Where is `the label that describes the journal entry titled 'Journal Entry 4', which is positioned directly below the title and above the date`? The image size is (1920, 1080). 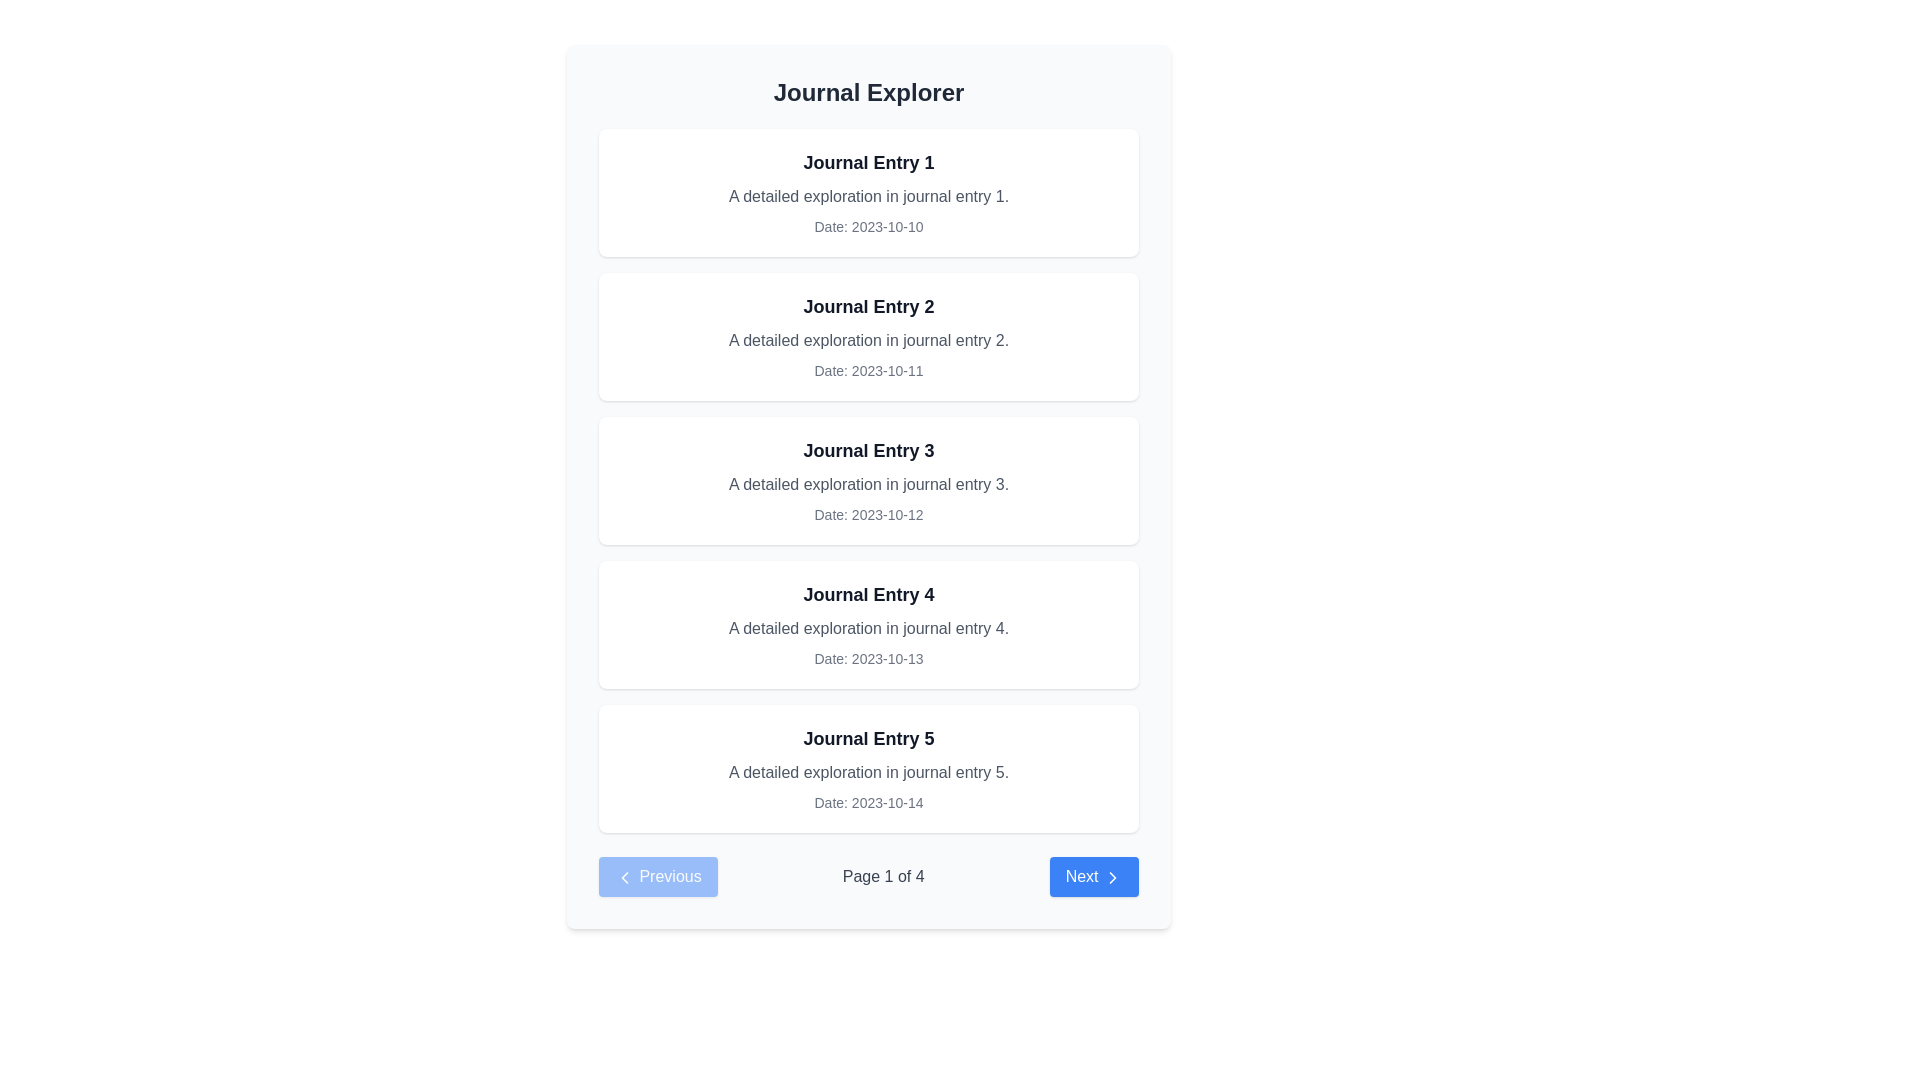
the label that describes the journal entry titled 'Journal Entry 4', which is positioned directly below the title and above the date is located at coordinates (868, 627).